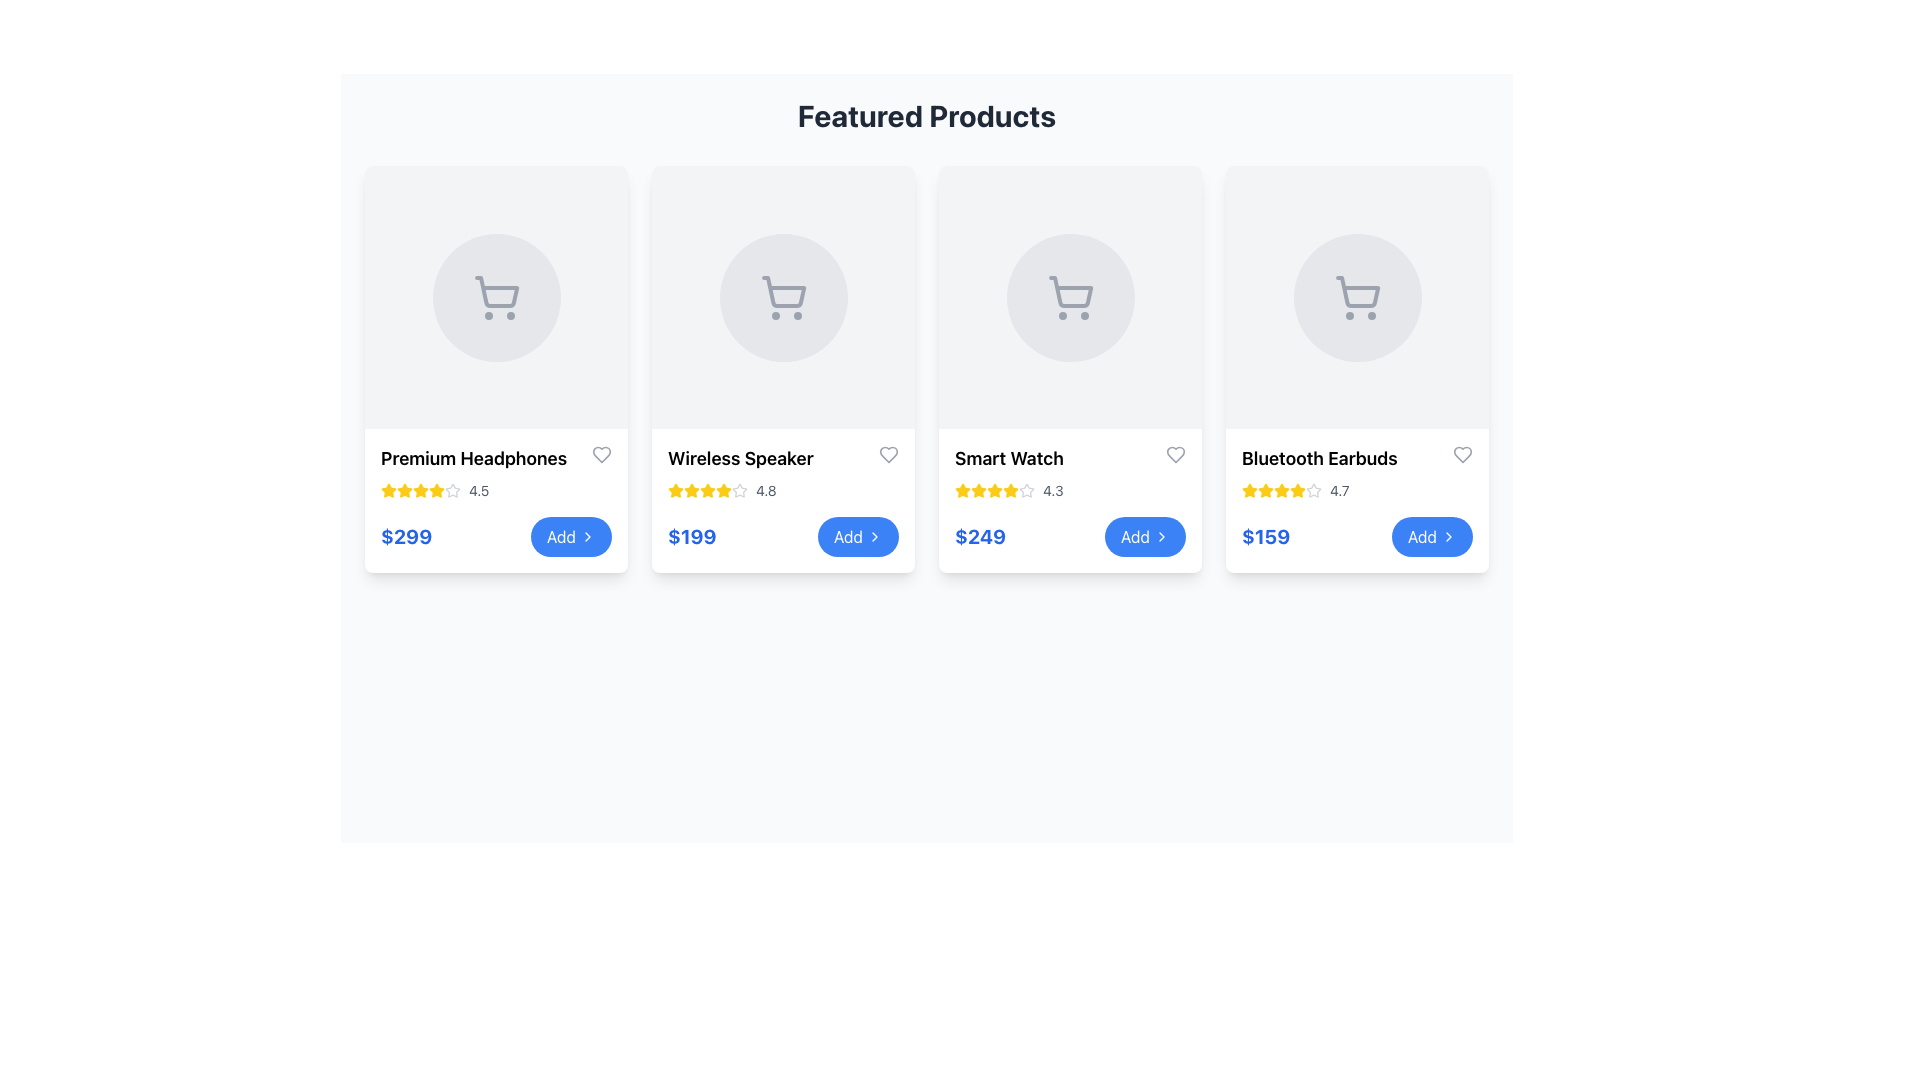  I want to click on the third yellow star icon in the rating component of the Smart Watch product card to rate it, so click(1011, 490).